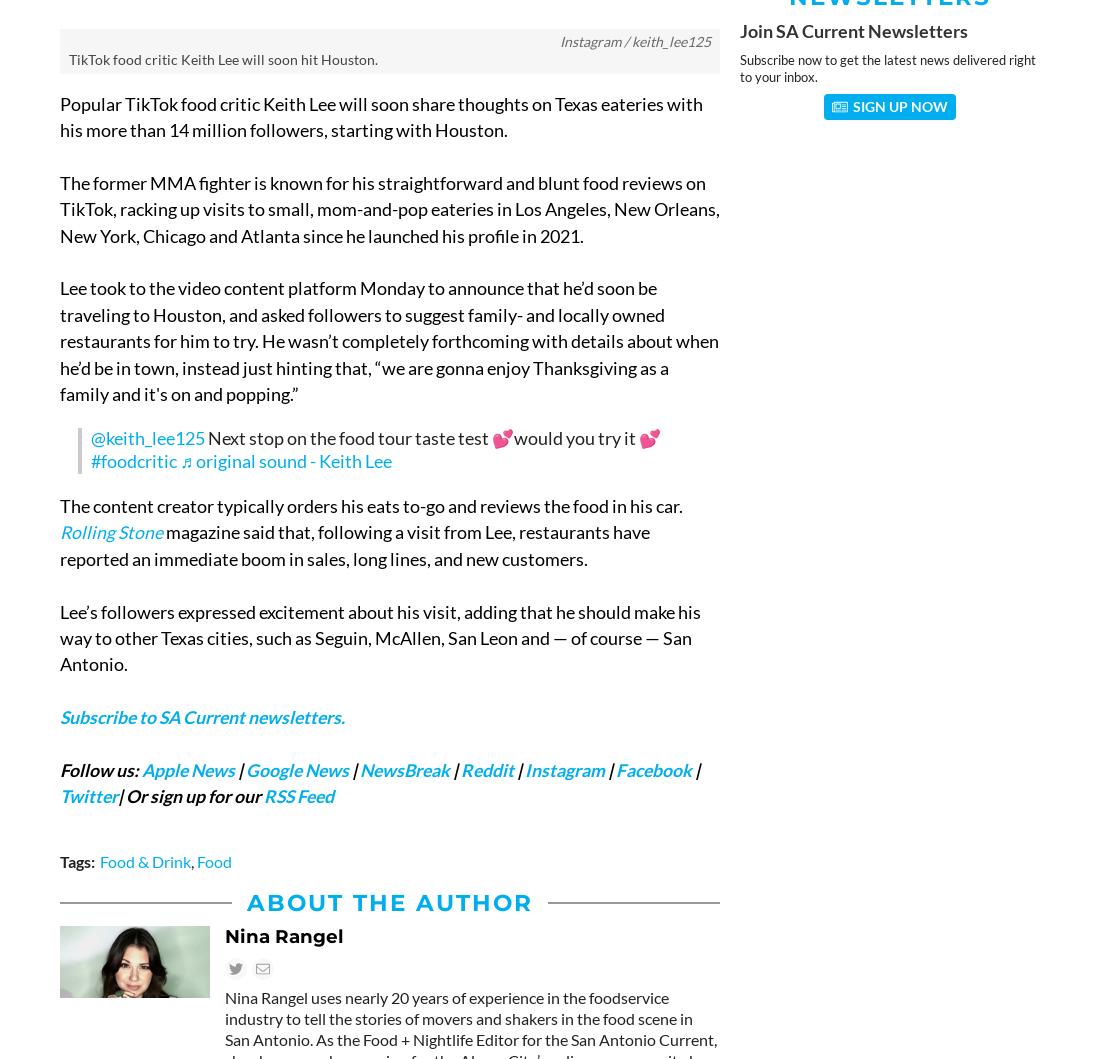 This screenshot has width=1100, height=1059. What do you see at coordinates (563, 768) in the screenshot?
I see `'Instagram'` at bounding box center [563, 768].